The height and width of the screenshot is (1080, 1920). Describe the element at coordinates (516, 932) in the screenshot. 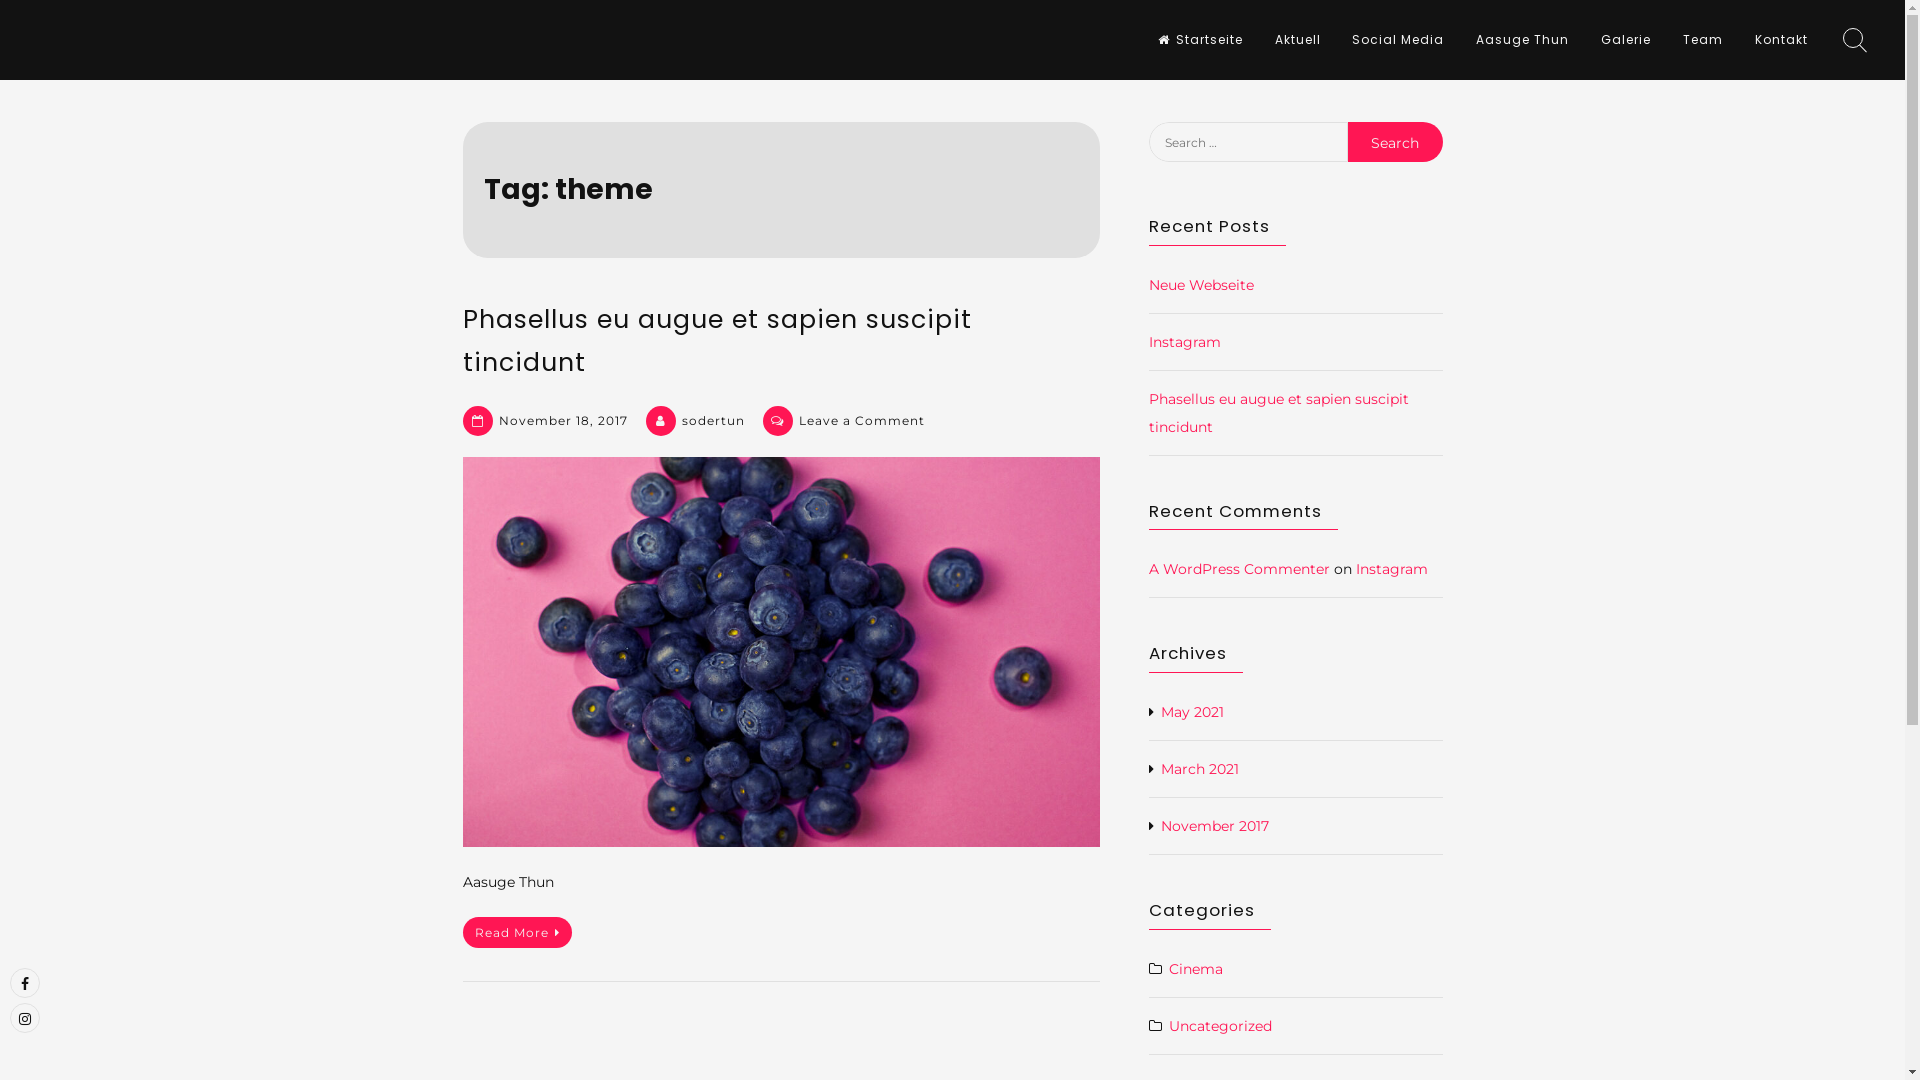

I see `'Read More'` at that location.